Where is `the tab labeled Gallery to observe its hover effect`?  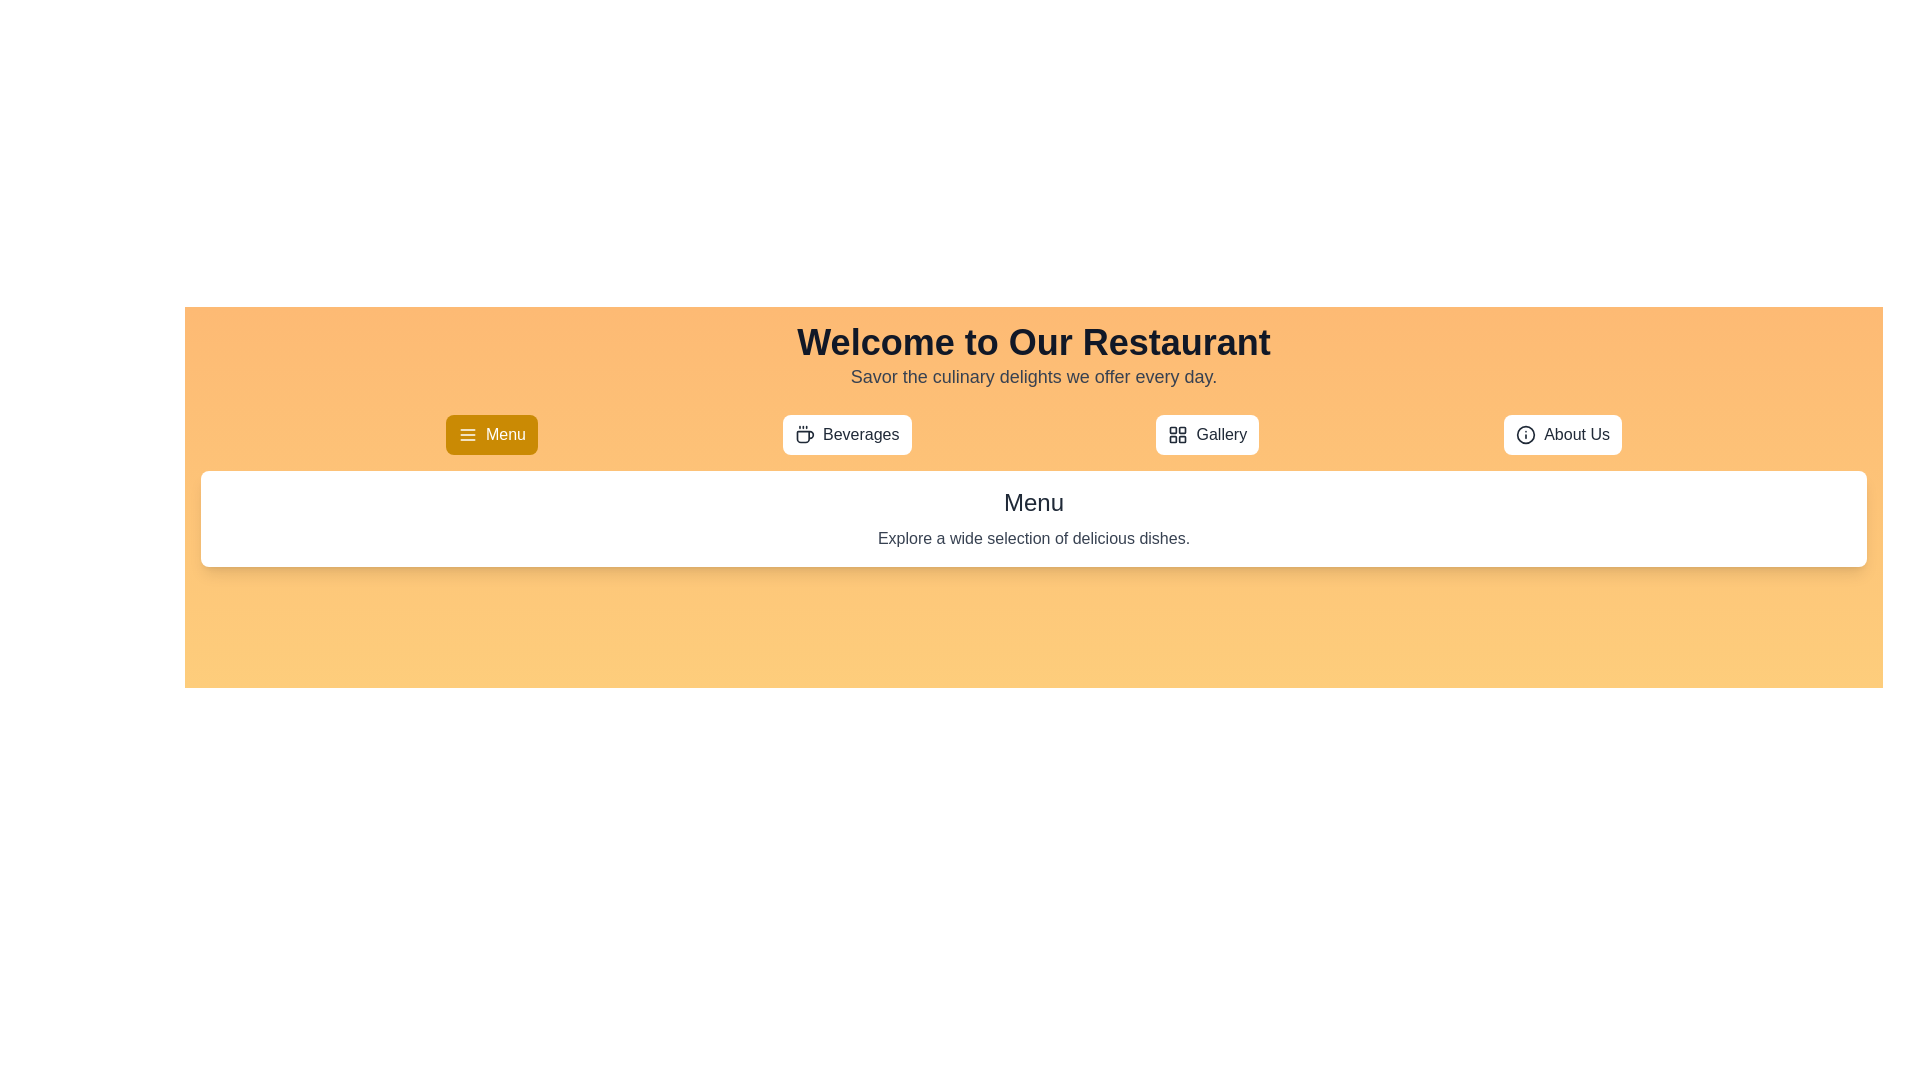 the tab labeled Gallery to observe its hover effect is located at coordinates (1205, 434).